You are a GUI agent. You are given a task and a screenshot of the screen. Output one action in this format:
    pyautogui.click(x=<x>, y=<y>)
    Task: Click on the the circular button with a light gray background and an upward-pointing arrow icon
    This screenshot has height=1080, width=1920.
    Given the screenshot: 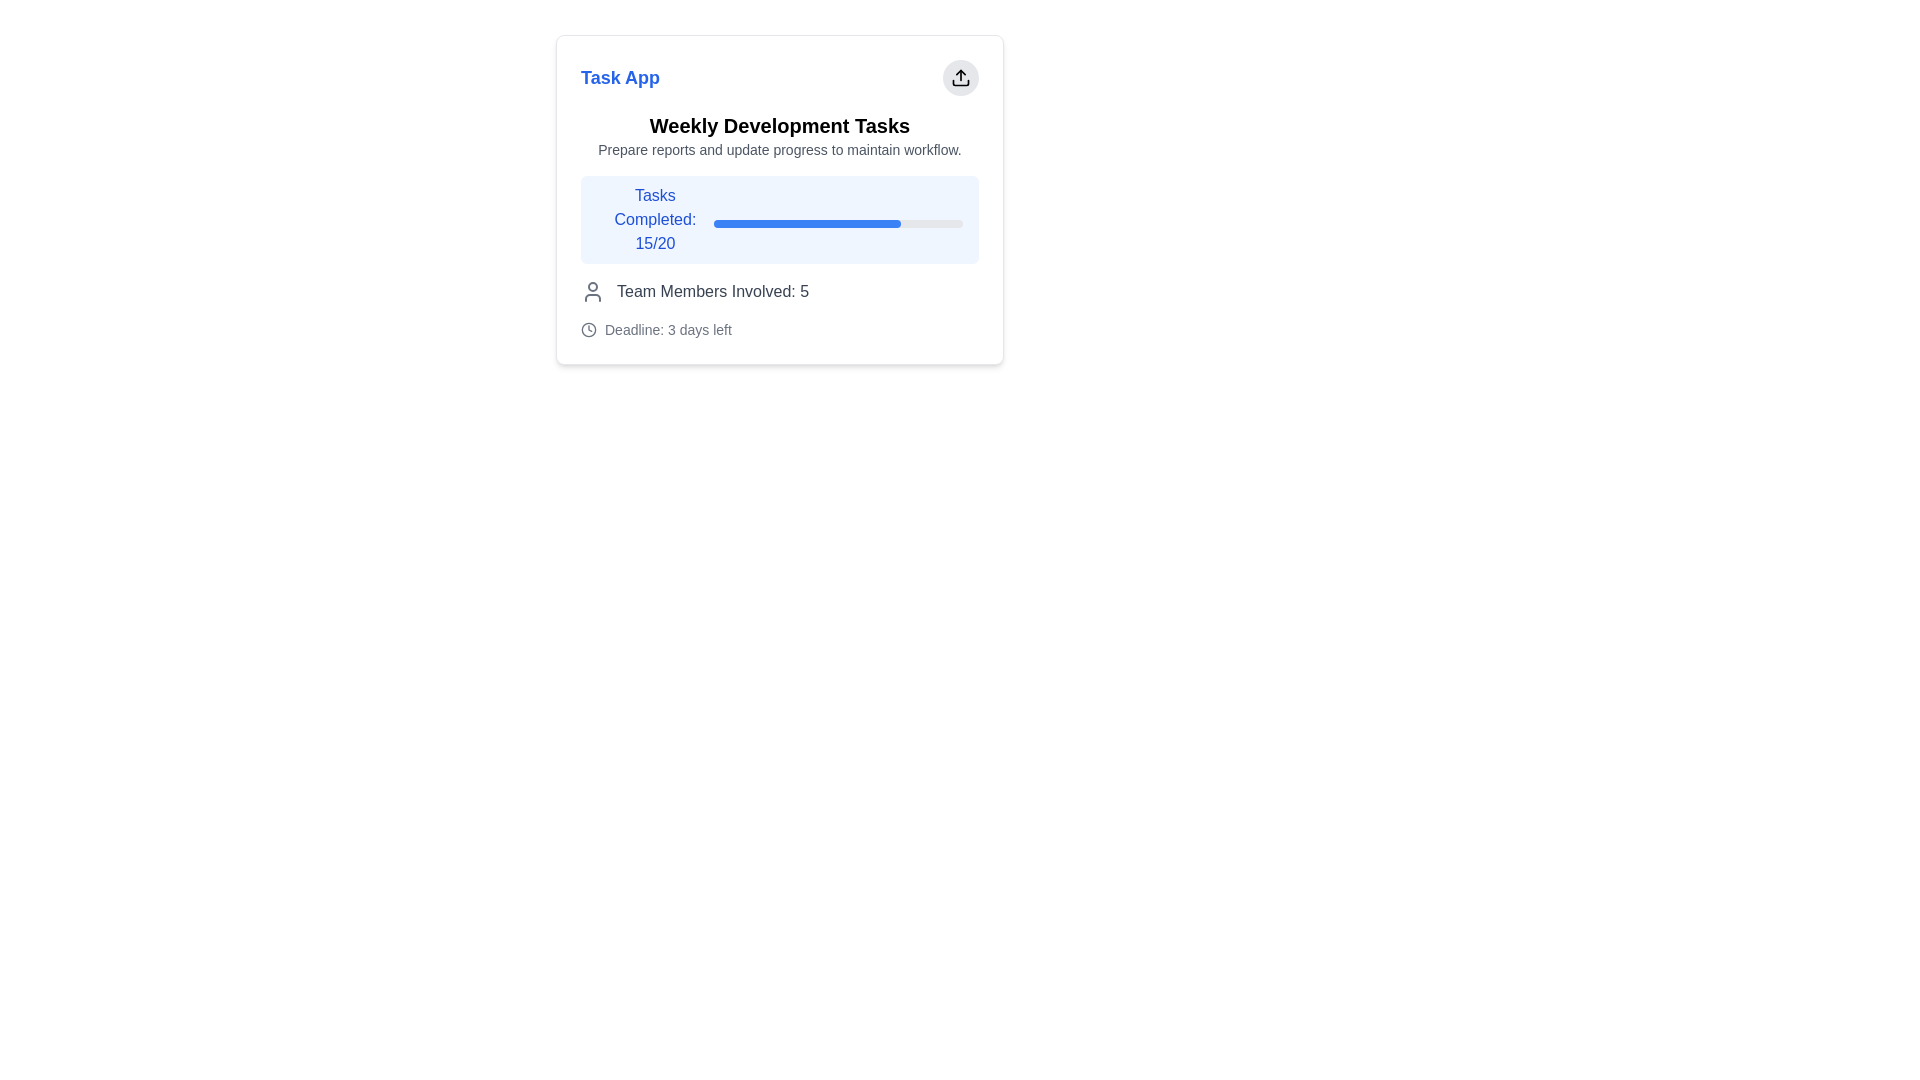 What is the action you would take?
    pyautogui.click(x=960, y=76)
    